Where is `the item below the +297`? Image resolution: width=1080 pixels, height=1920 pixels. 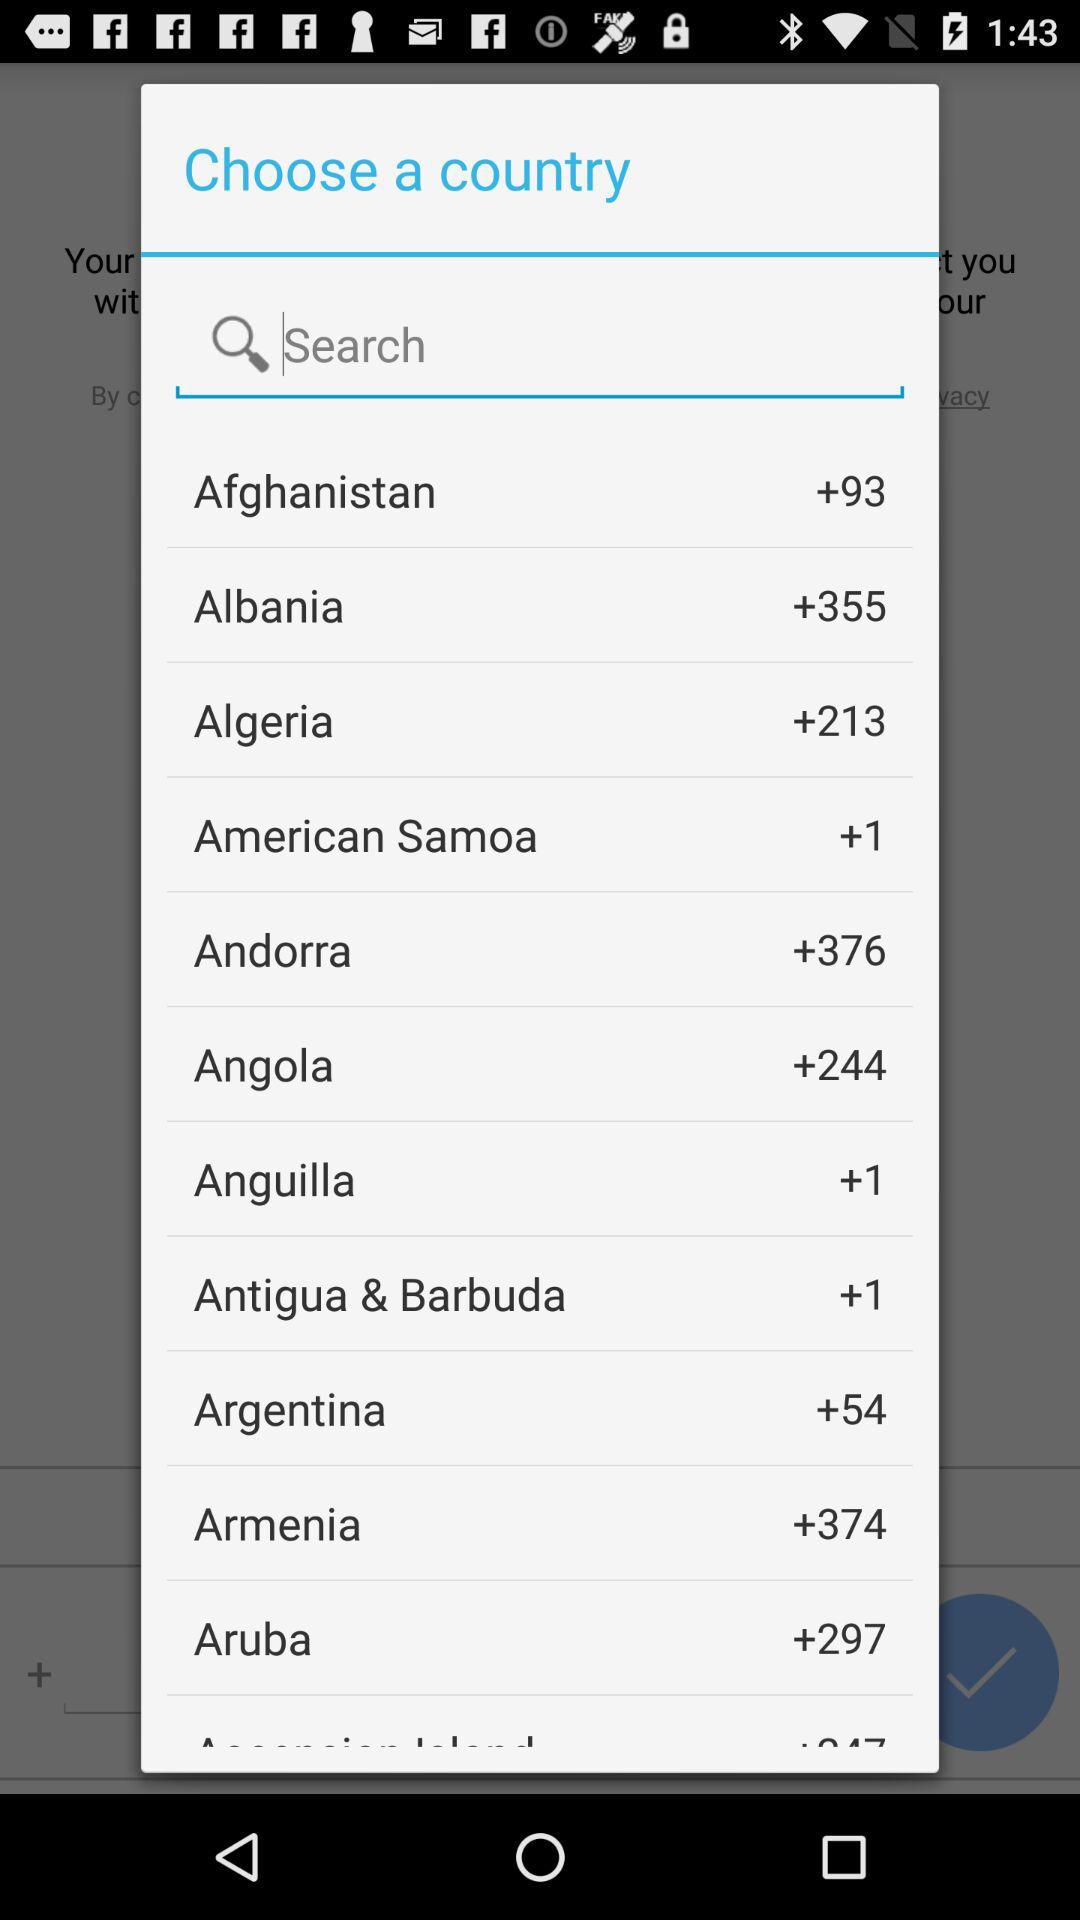 the item below the +297 is located at coordinates (839, 1733).